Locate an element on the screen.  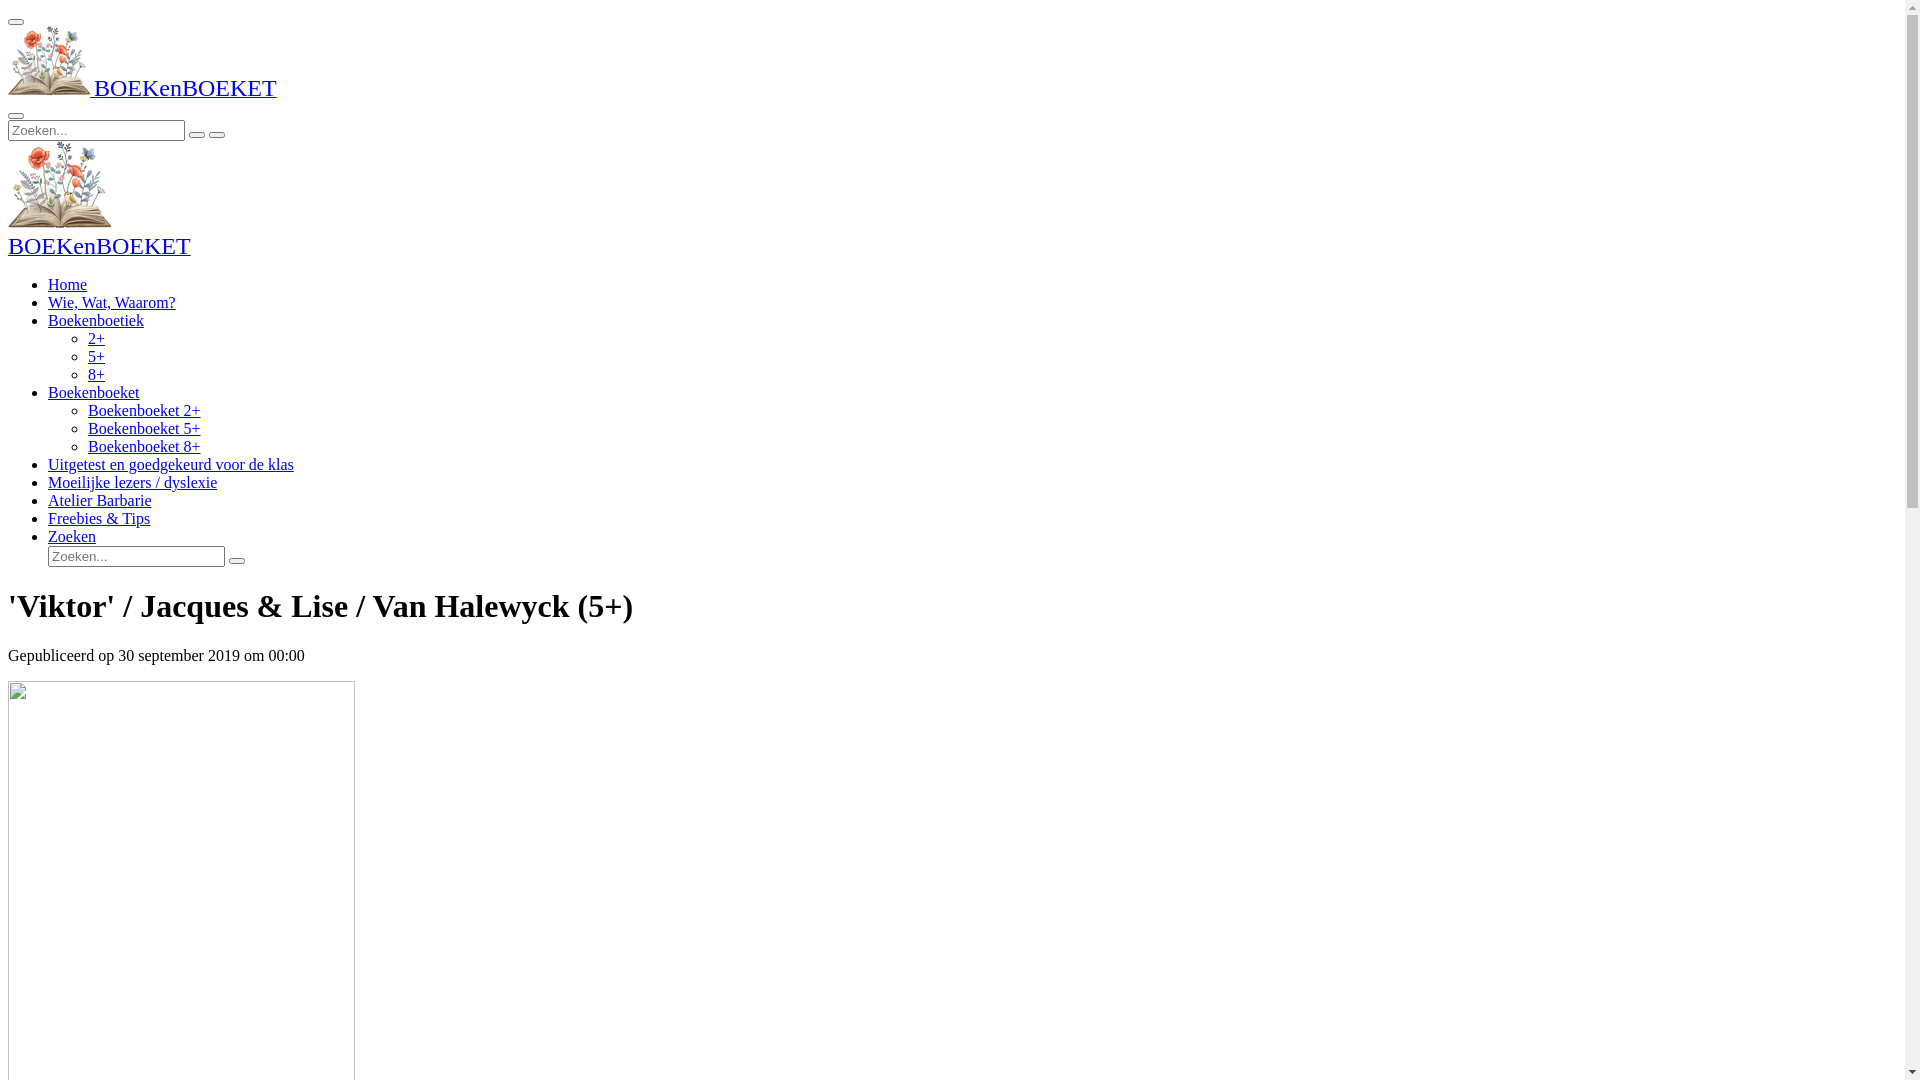
'BOEKenBOEKET' is located at coordinates (48, 60).